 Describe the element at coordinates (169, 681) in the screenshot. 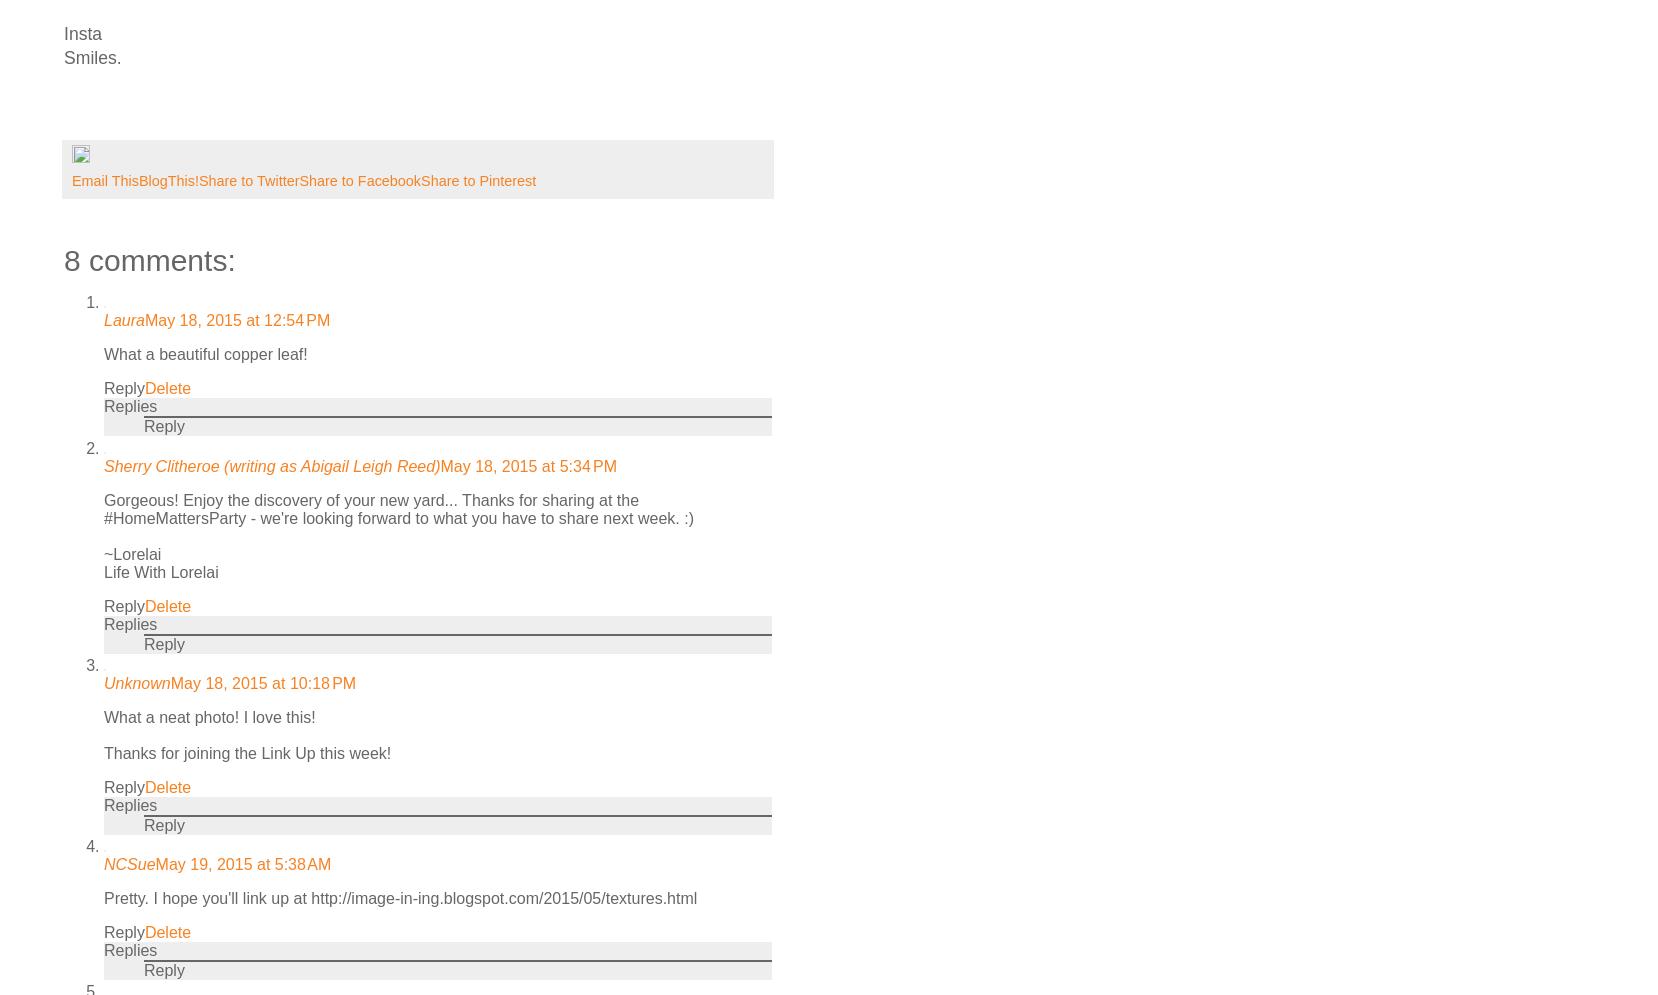

I see `'May 18, 2015 at 10:18 PM'` at that location.